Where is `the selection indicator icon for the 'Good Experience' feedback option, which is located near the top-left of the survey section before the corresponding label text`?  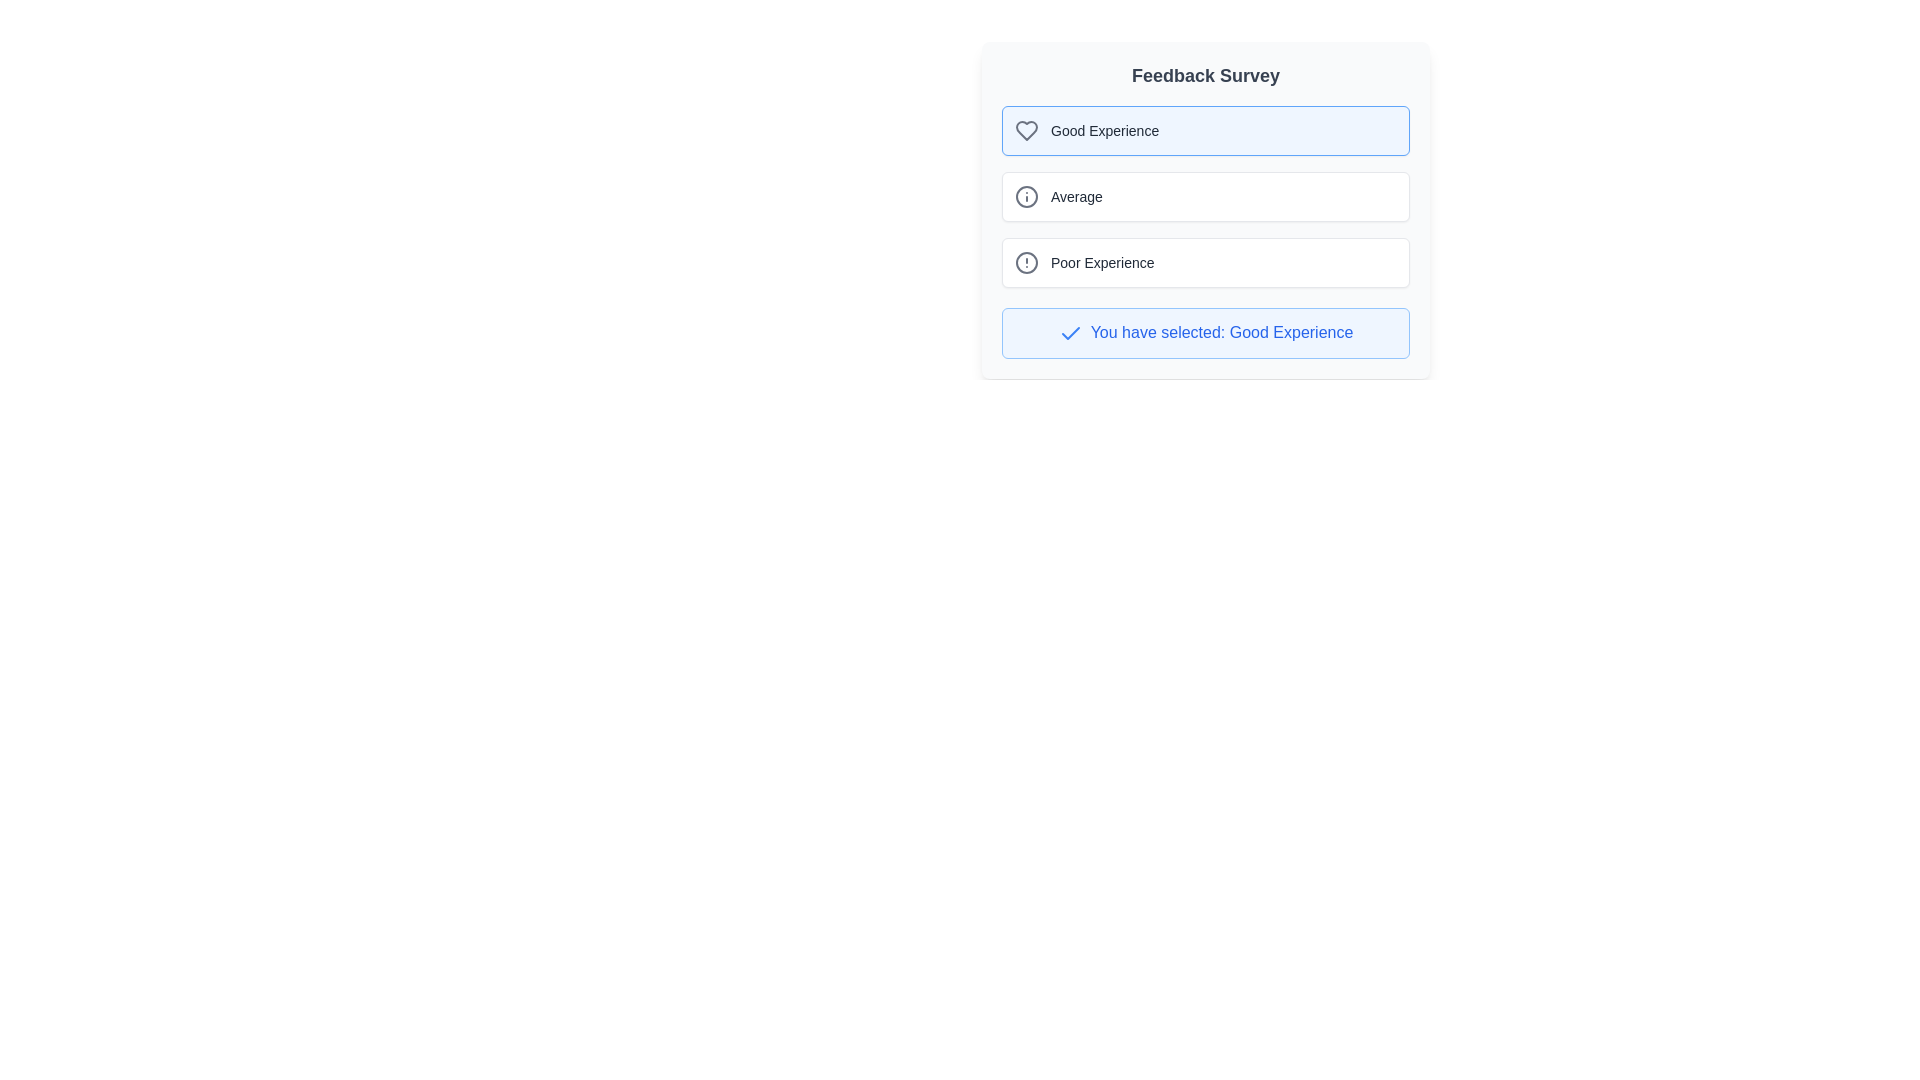
the selection indicator icon for the 'Good Experience' feedback option, which is located near the top-left of the survey section before the corresponding label text is located at coordinates (1069, 332).